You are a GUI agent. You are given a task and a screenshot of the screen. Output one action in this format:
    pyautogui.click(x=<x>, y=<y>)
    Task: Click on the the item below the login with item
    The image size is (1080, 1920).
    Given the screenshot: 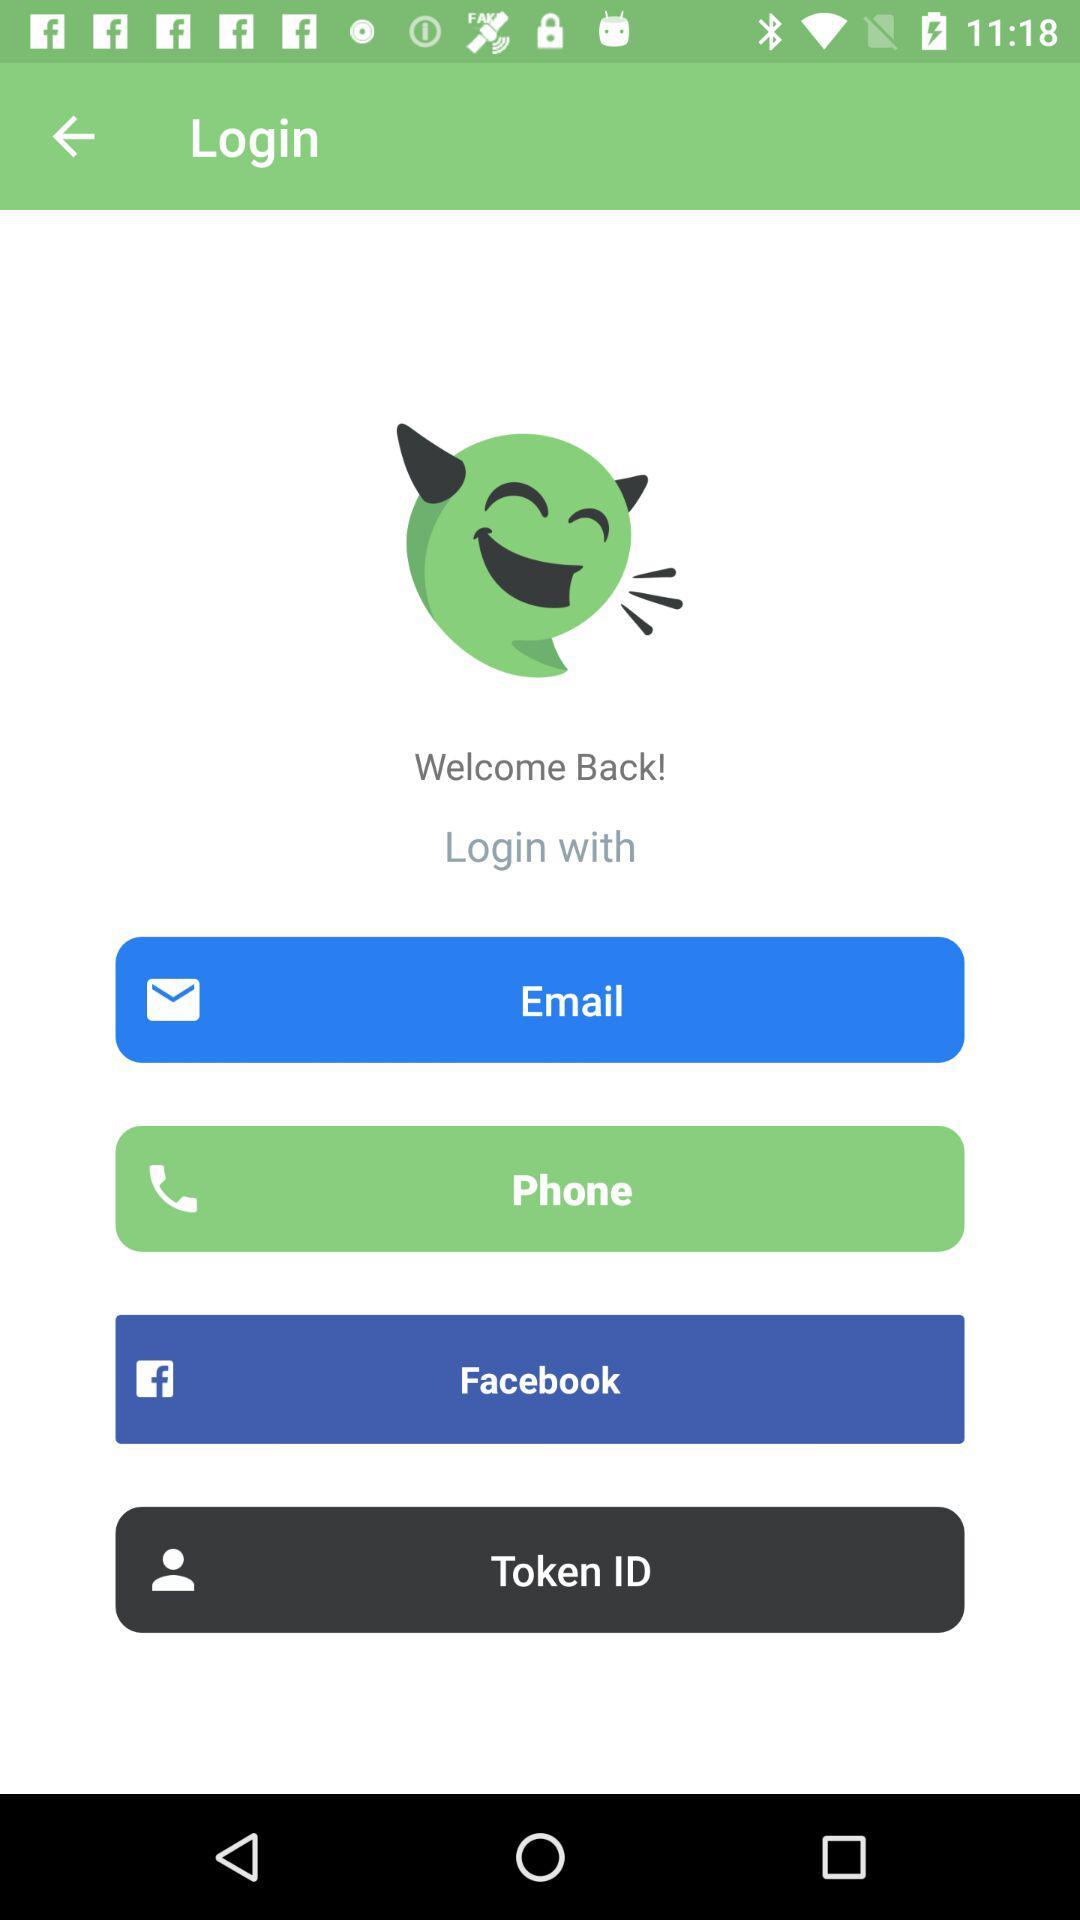 What is the action you would take?
    pyautogui.click(x=540, y=999)
    